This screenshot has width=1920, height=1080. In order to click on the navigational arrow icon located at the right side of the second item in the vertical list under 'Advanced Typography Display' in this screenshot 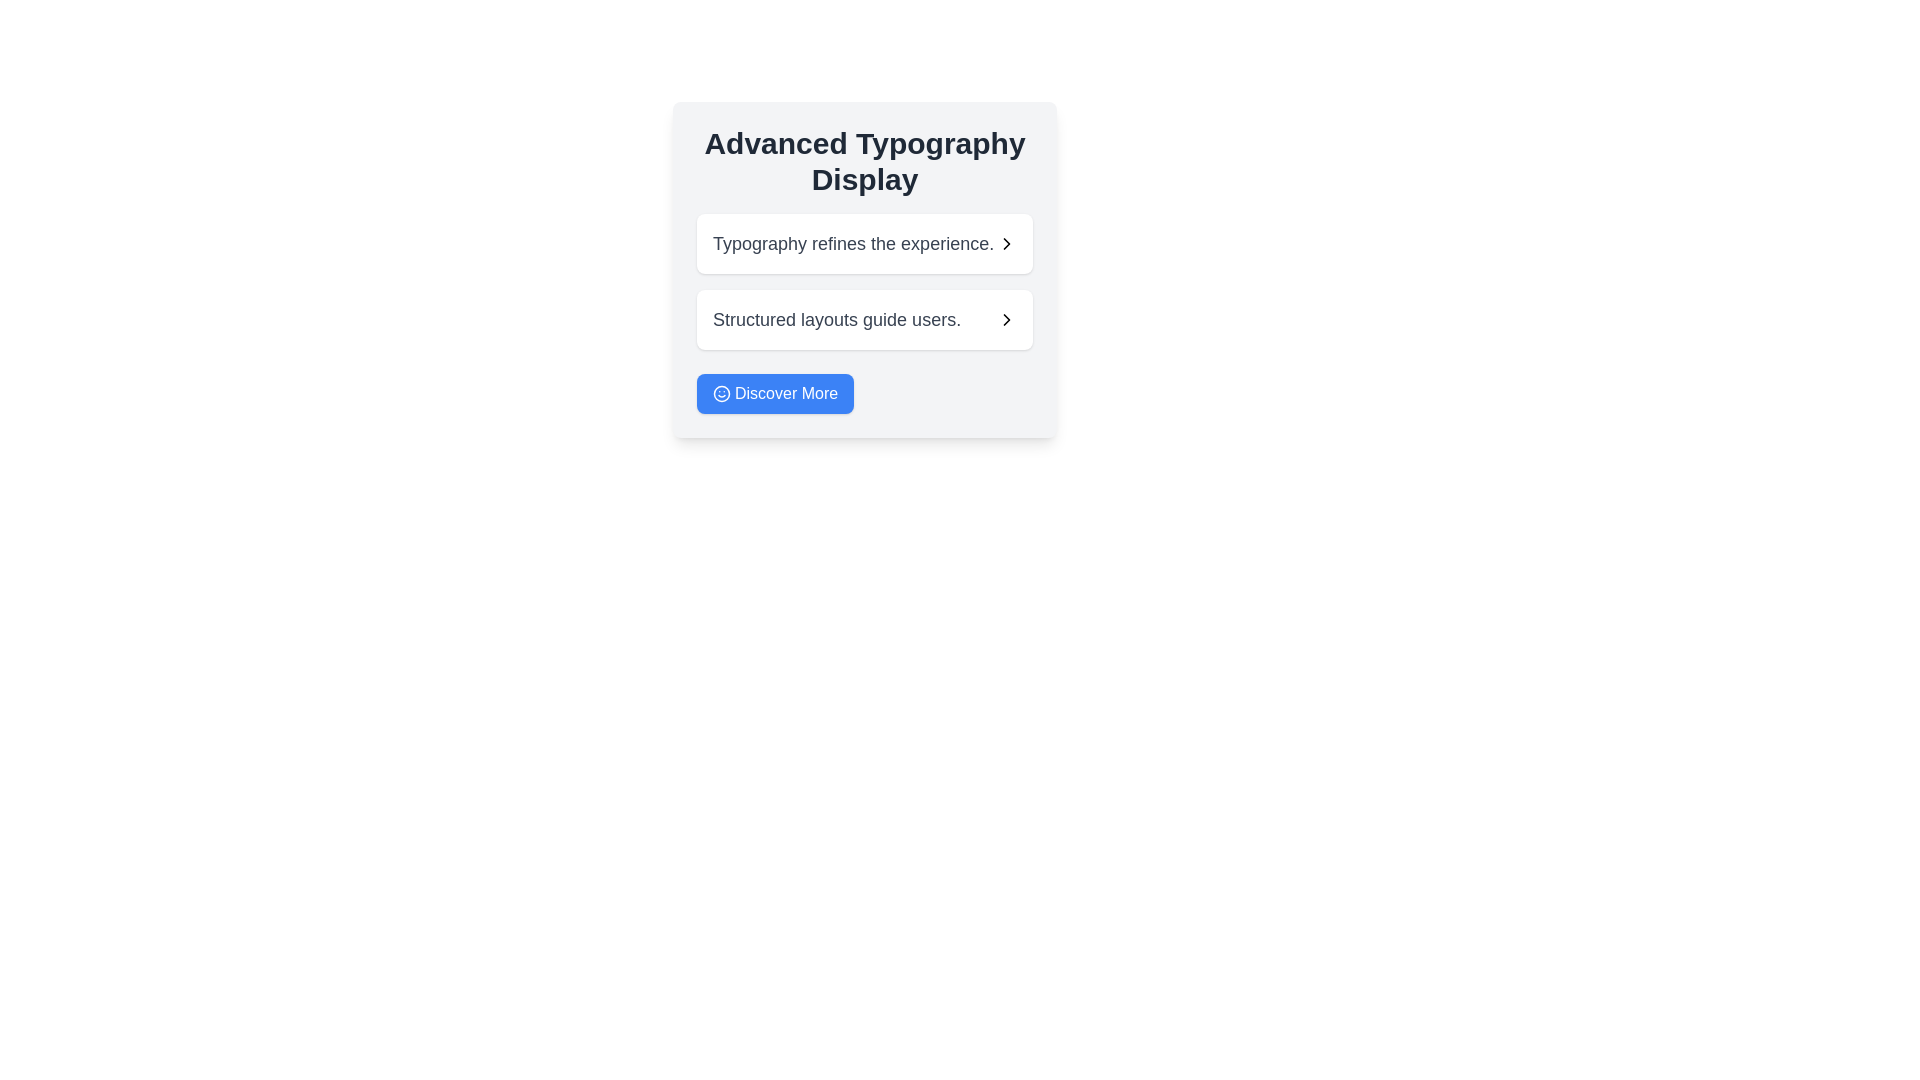, I will do `click(1007, 242)`.